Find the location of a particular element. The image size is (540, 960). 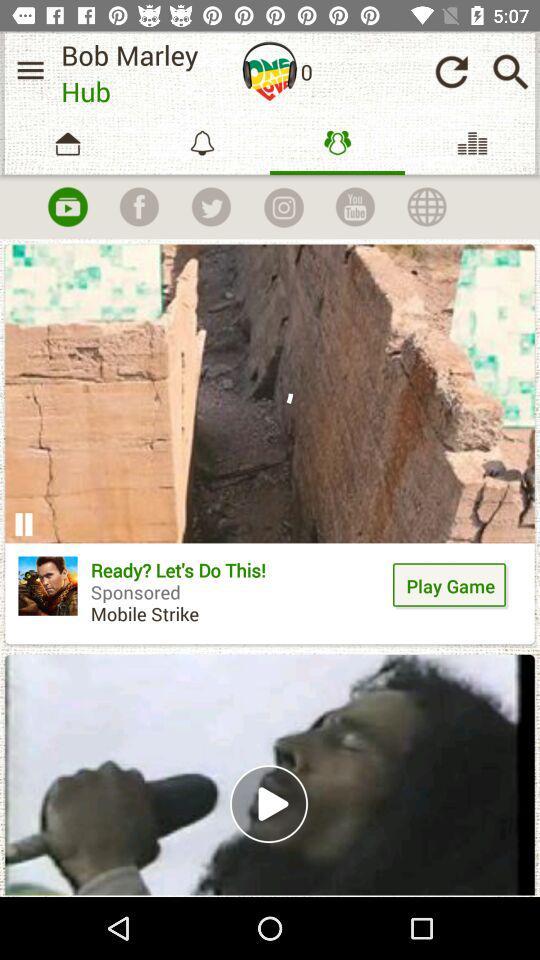

the icon to the left of play game item is located at coordinates (238, 599).